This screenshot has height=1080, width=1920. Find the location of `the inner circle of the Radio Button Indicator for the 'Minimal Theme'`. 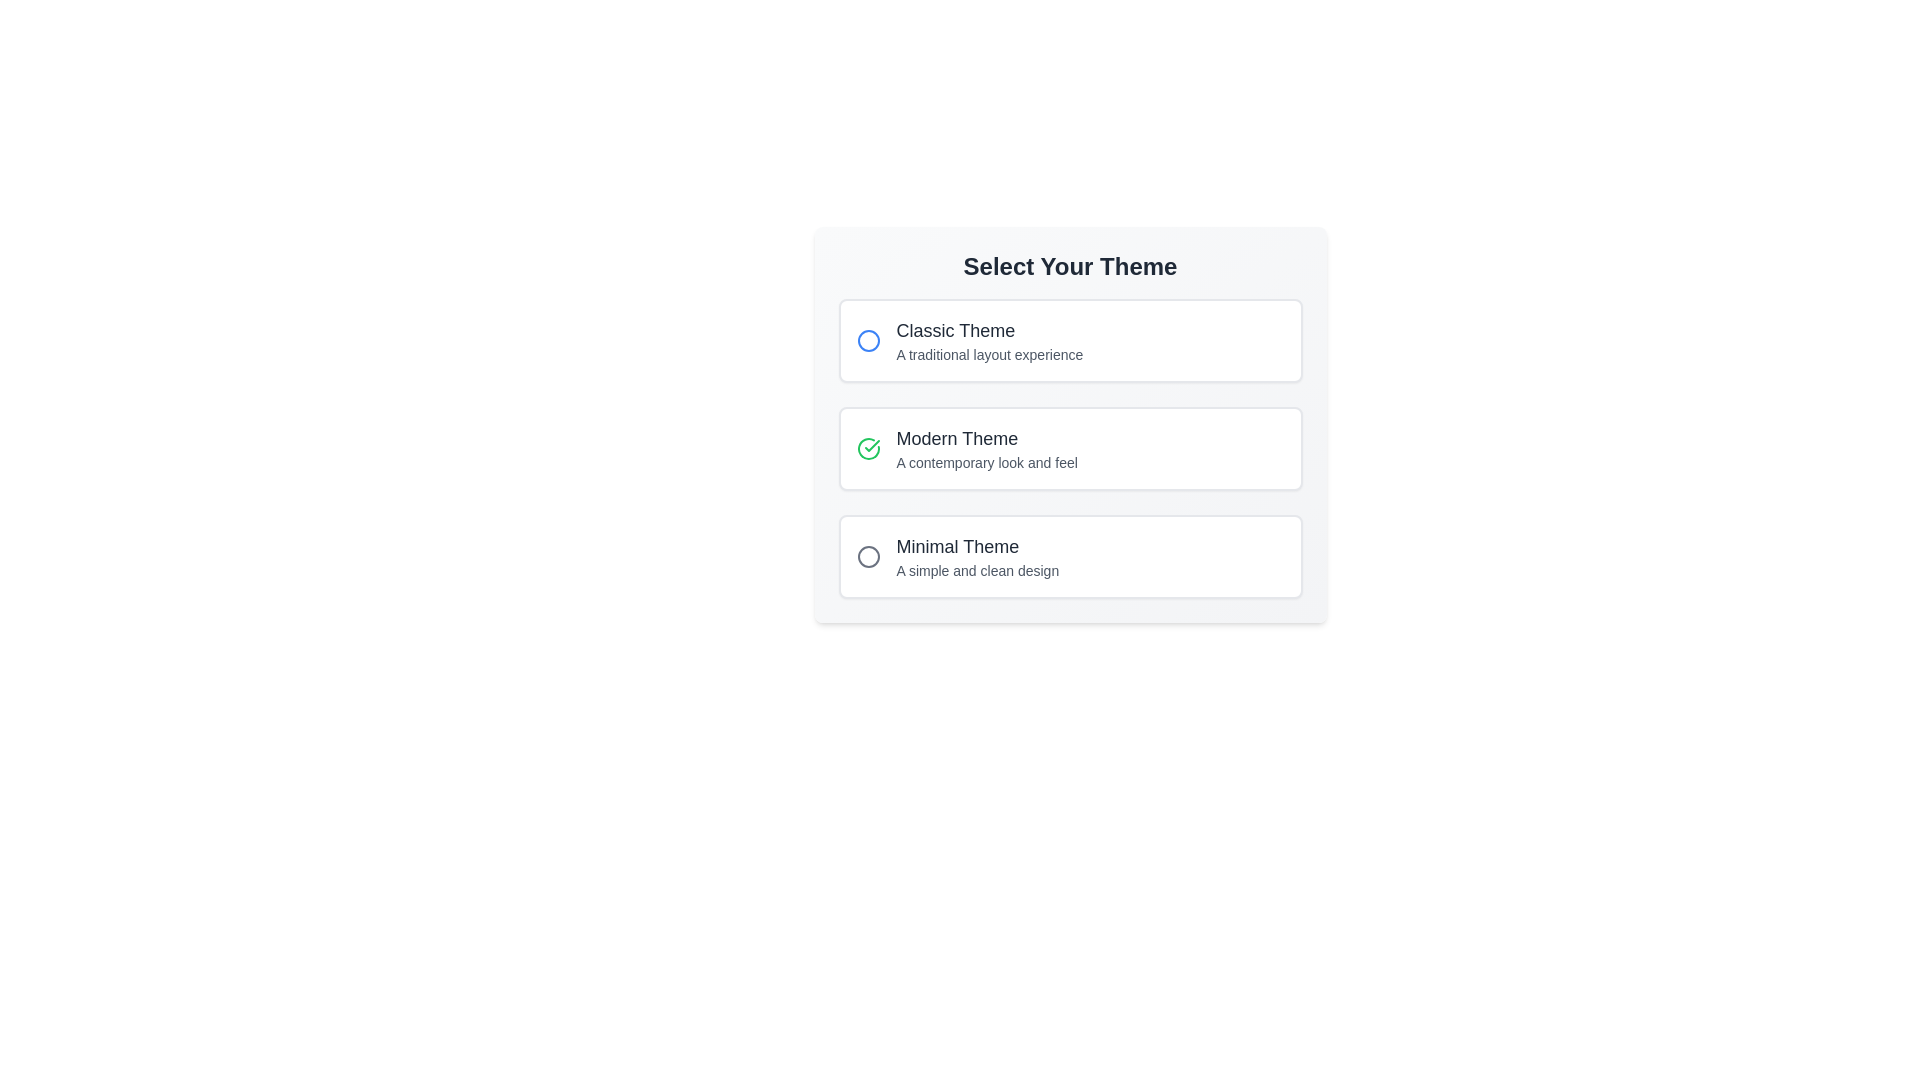

the inner circle of the Radio Button Indicator for the 'Minimal Theme' is located at coordinates (868, 556).